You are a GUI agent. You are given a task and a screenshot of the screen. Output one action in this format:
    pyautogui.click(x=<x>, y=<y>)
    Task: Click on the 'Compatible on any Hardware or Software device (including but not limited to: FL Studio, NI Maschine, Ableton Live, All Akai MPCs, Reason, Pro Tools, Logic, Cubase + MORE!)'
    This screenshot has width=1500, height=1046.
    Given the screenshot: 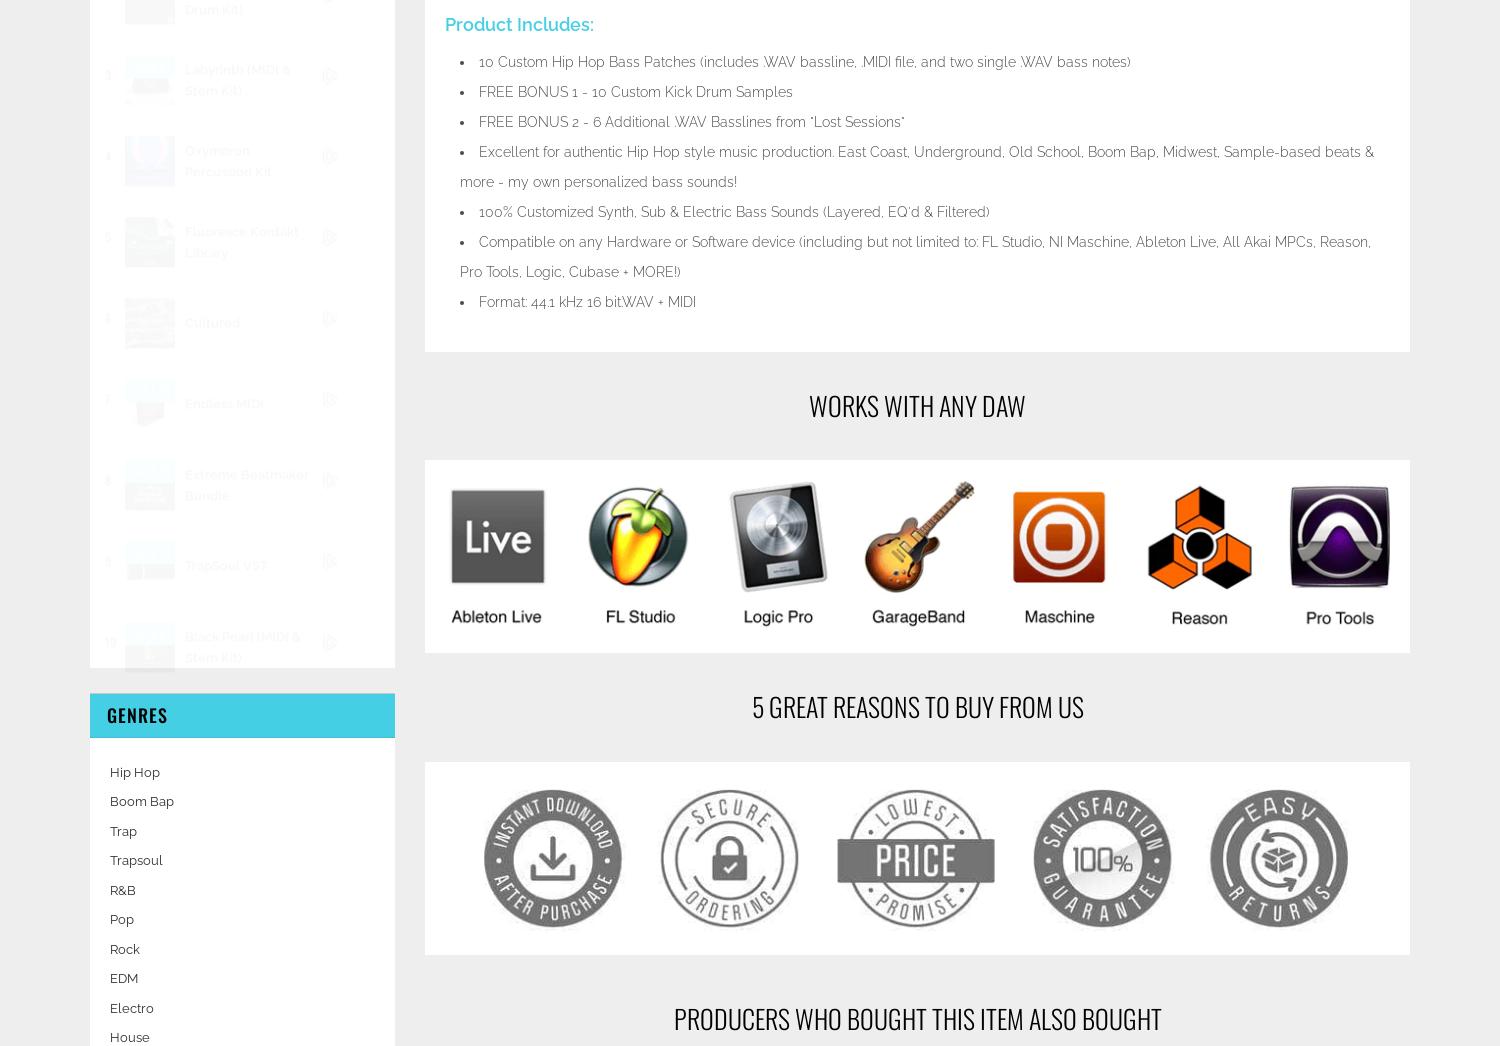 What is the action you would take?
    pyautogui.click(x=915, y=254)
    